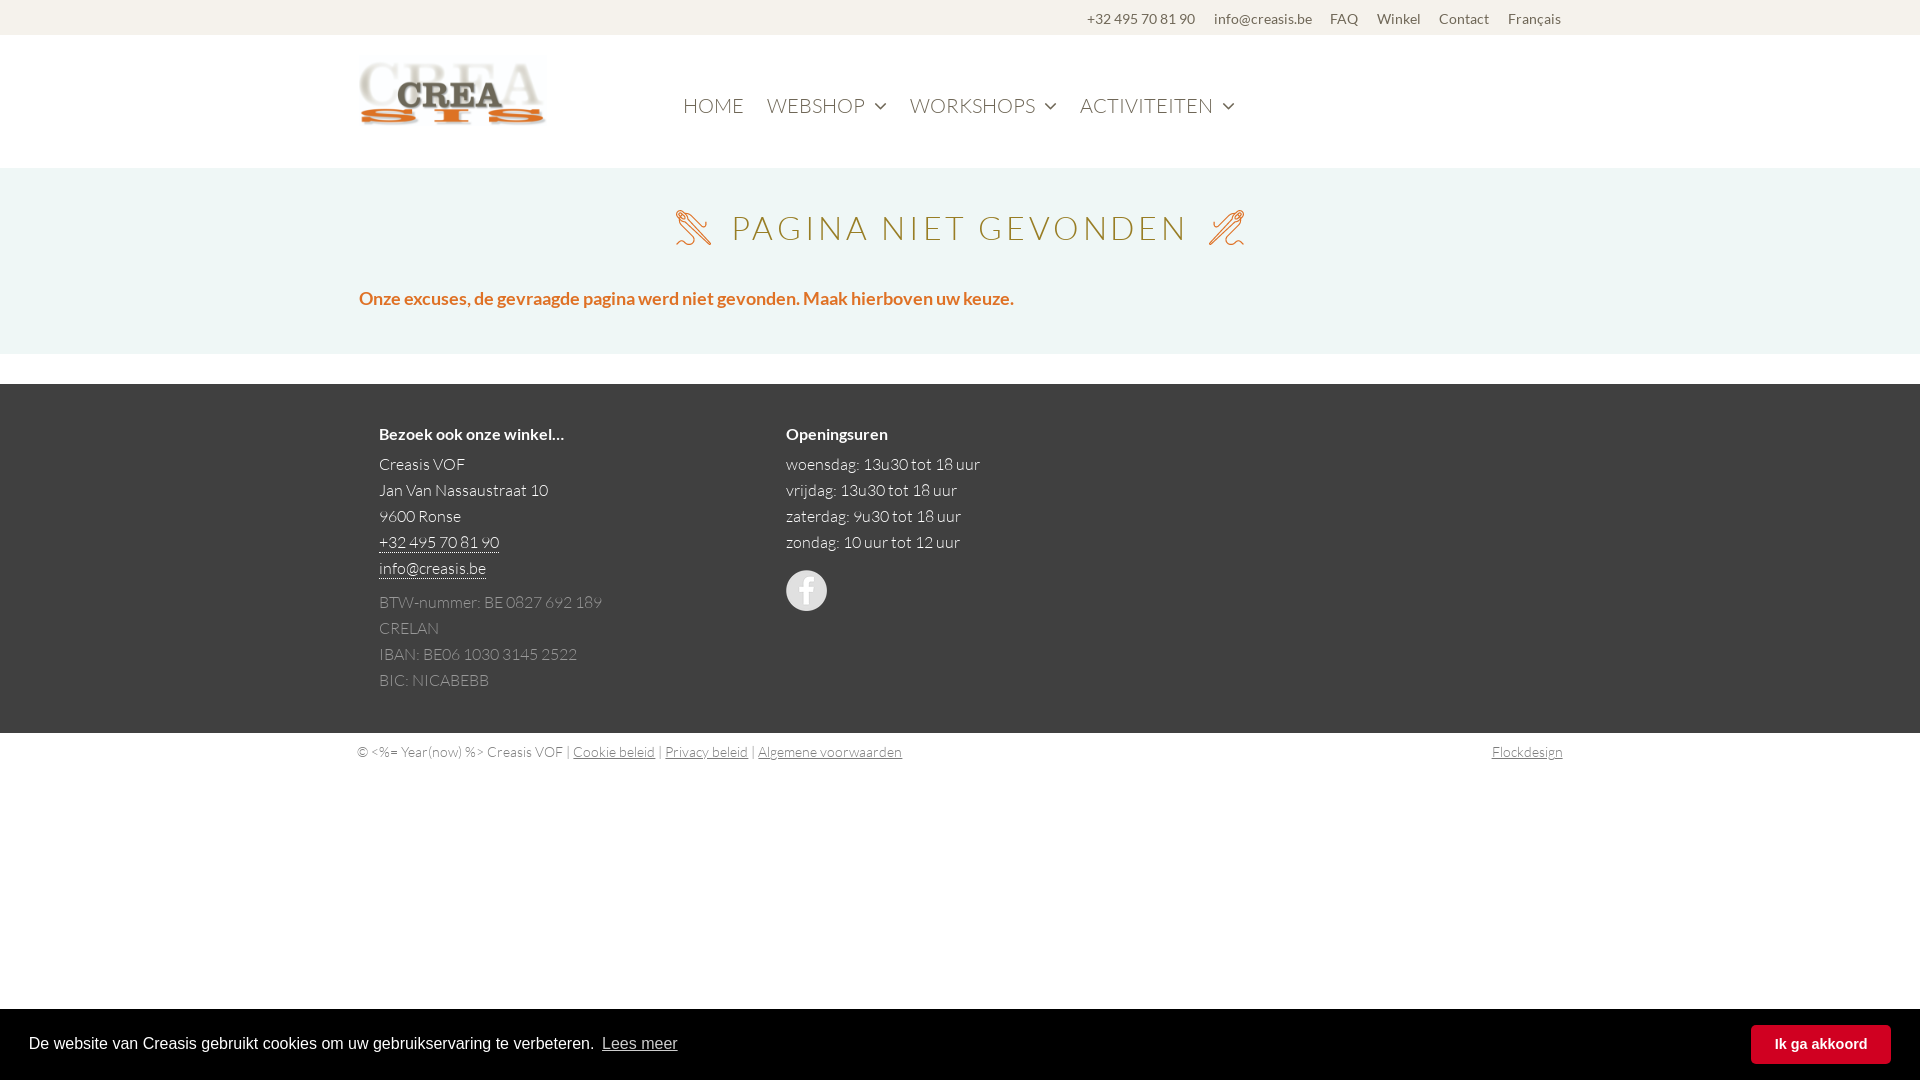 This screenshot has height=1080, width=1920. What do you see at coordinates (830, 751) in the screenshot?
I see `'Algemene voorwaarden'` at bounding box center [830, 751].